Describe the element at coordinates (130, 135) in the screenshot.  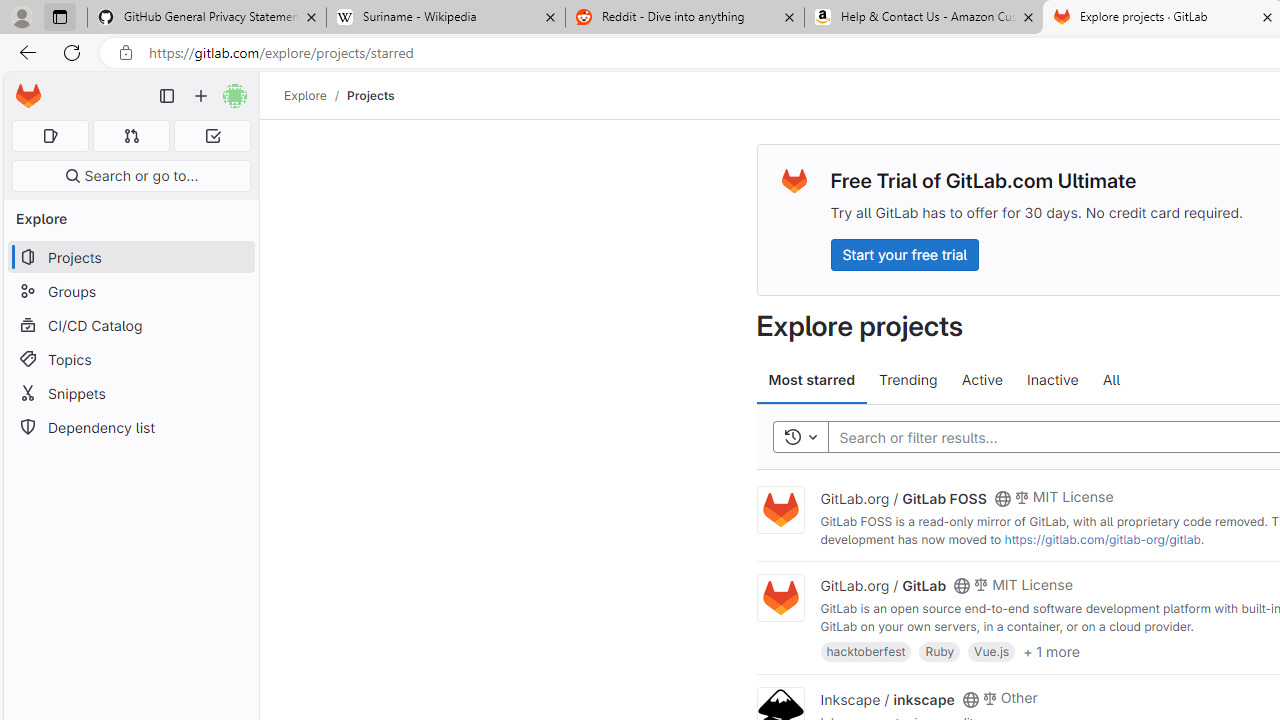
I see `'Merge requests 0'` at that location.